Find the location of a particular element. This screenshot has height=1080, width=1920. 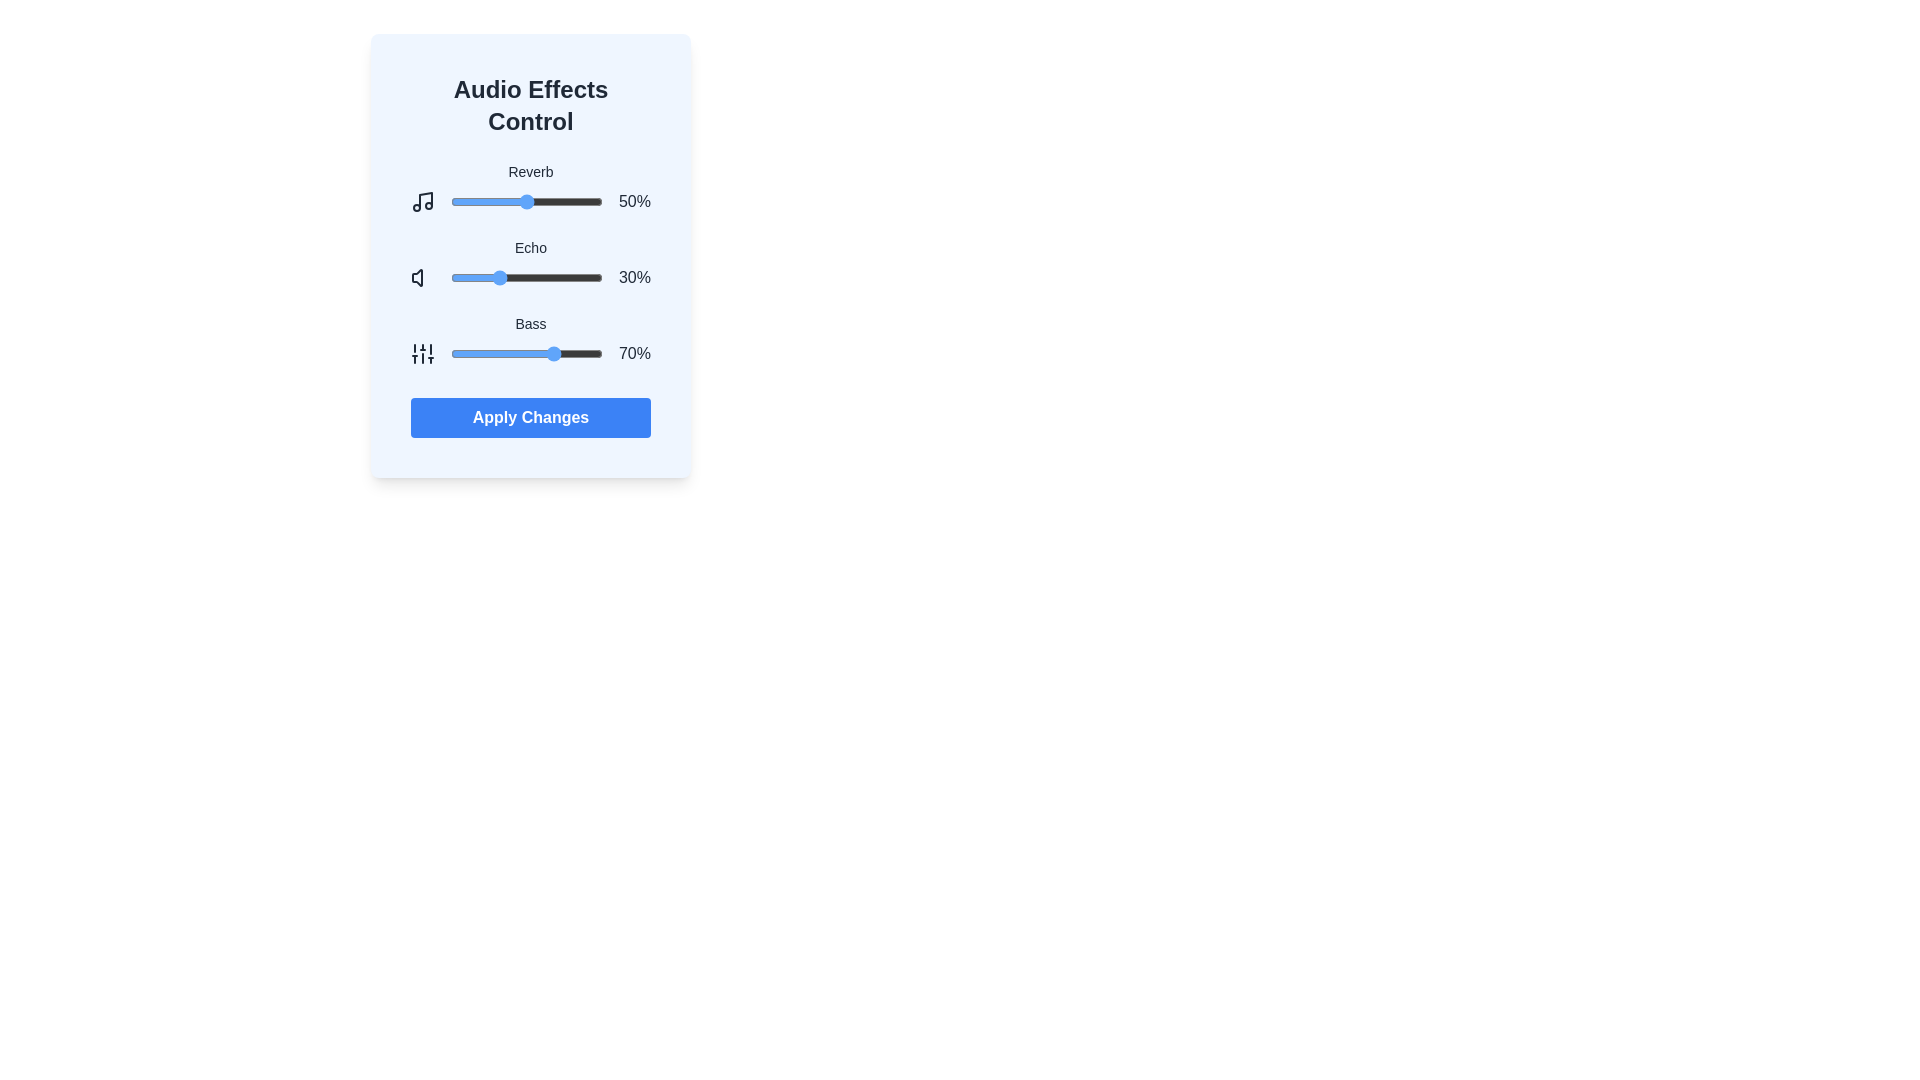

the reverb level is located at coordinates (517, 201).